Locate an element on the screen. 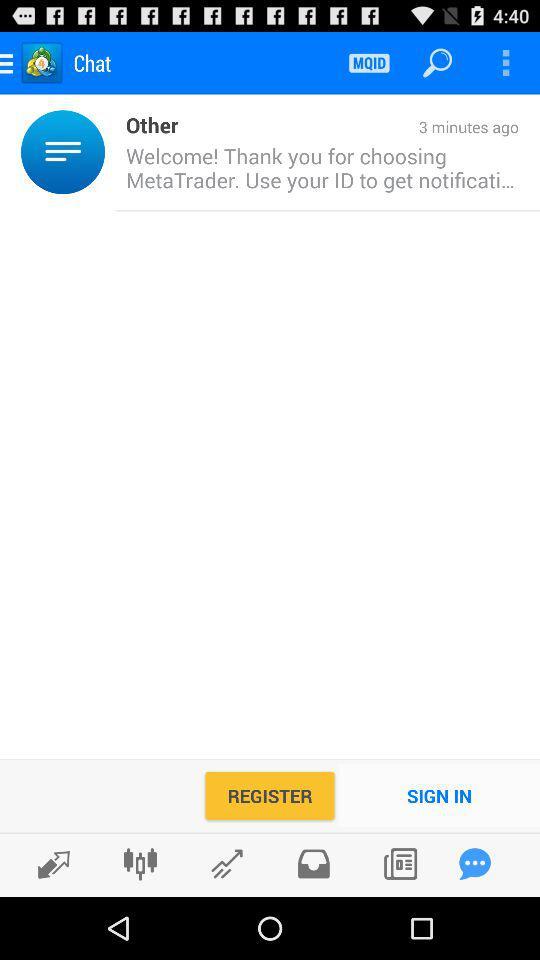 This screenshot has width=540, height=960. welcome thank you is located at coordinates (317, 166).